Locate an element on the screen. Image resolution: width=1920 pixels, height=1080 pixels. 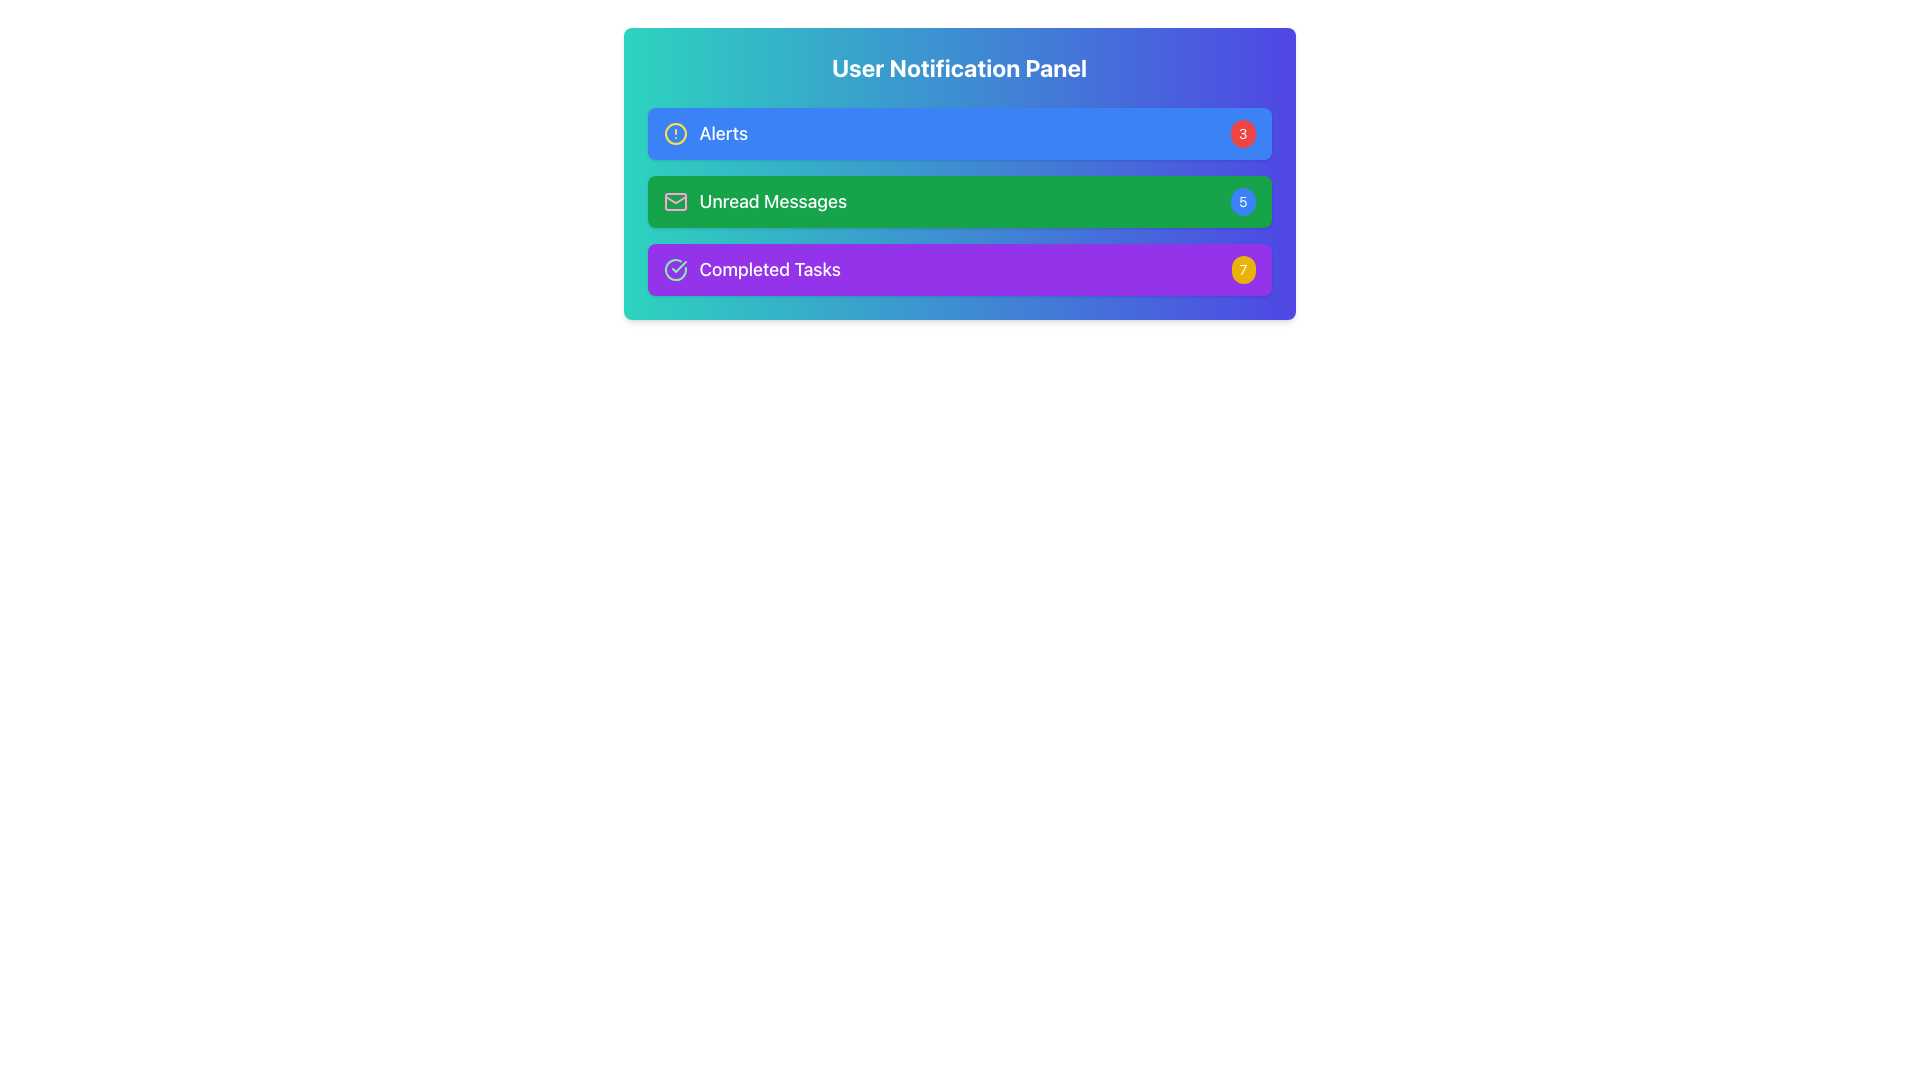
notification count displayed in the 'Alerts' notification category of the Notification Bar, which is positioned at the top of the user notification panel is located at coordinates (958, 134).